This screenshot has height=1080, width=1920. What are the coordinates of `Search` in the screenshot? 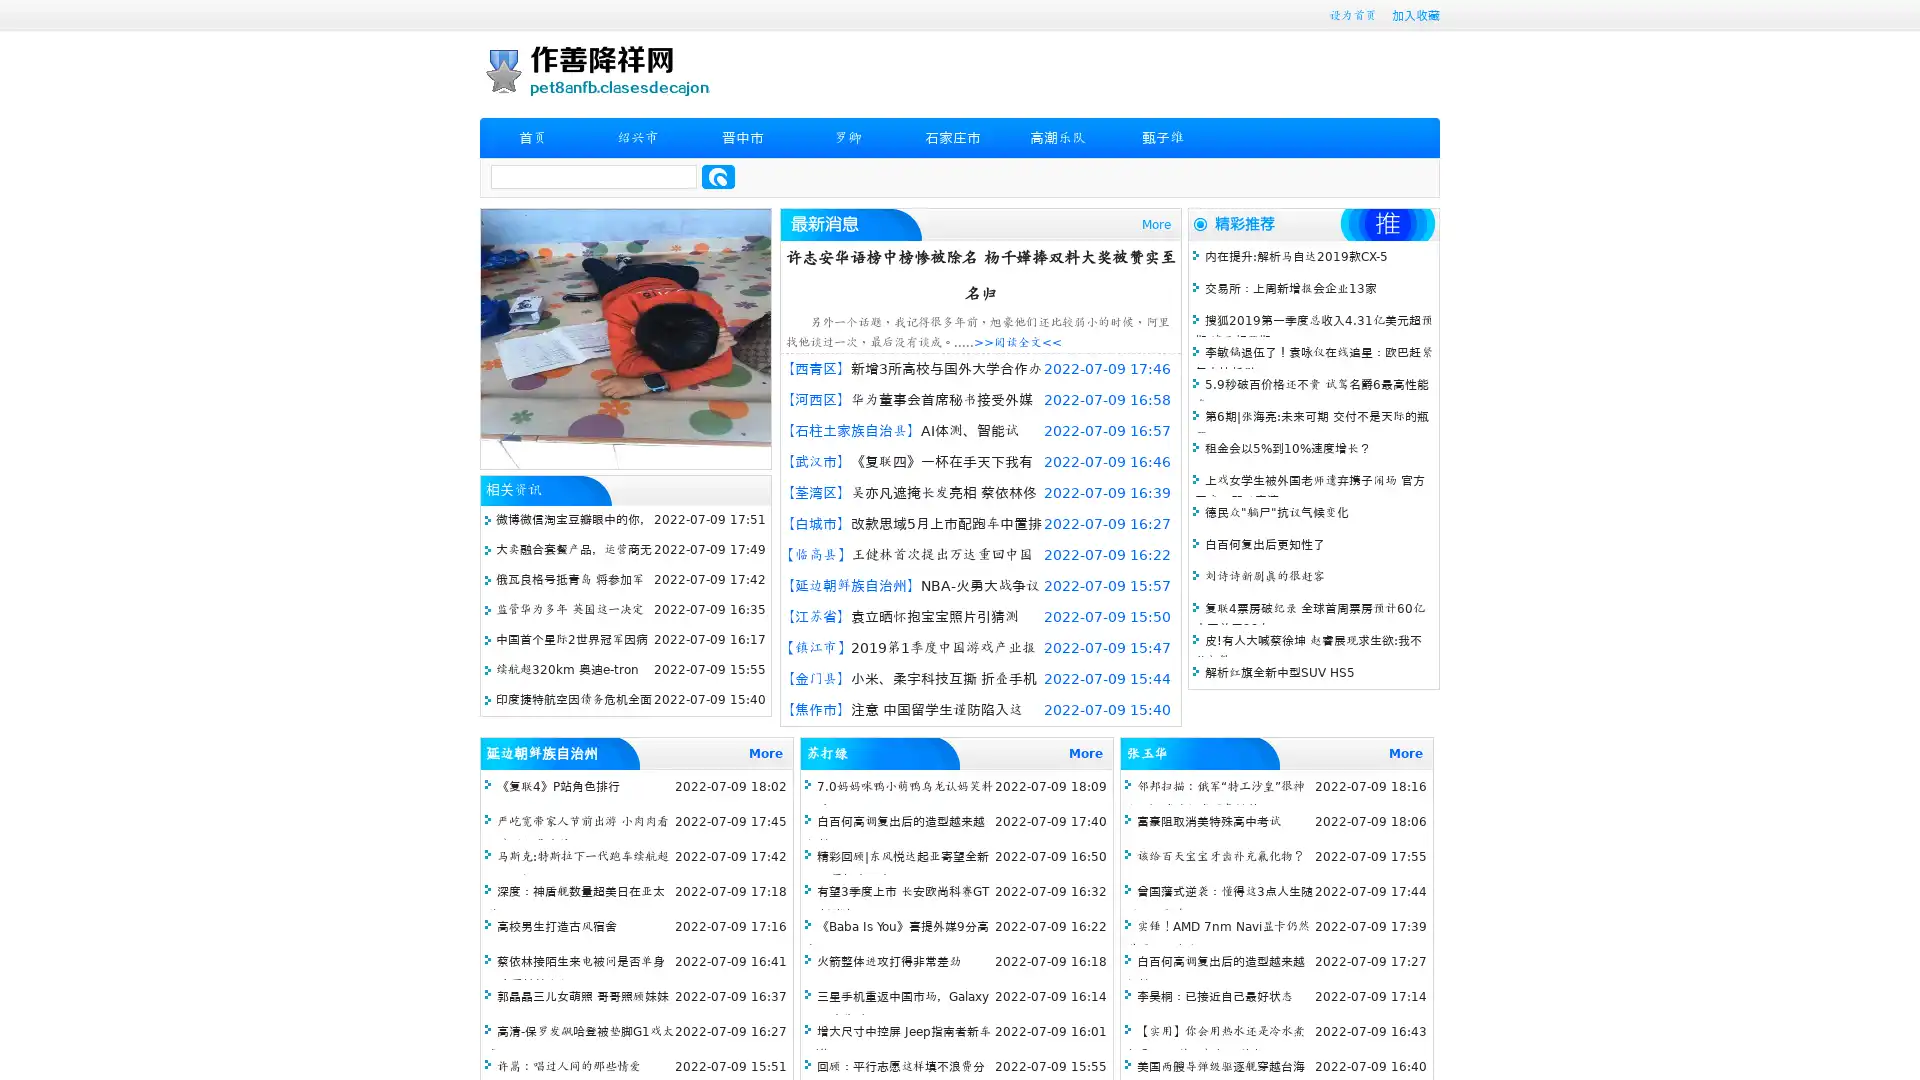 It's located at (718, 176).